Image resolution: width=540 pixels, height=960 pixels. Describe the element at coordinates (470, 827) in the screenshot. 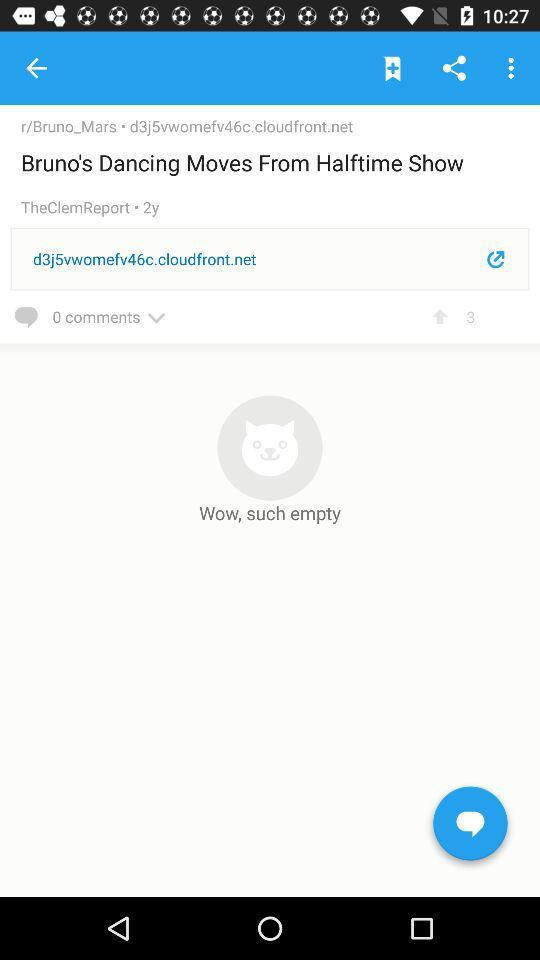

I see `help chat` at that location.